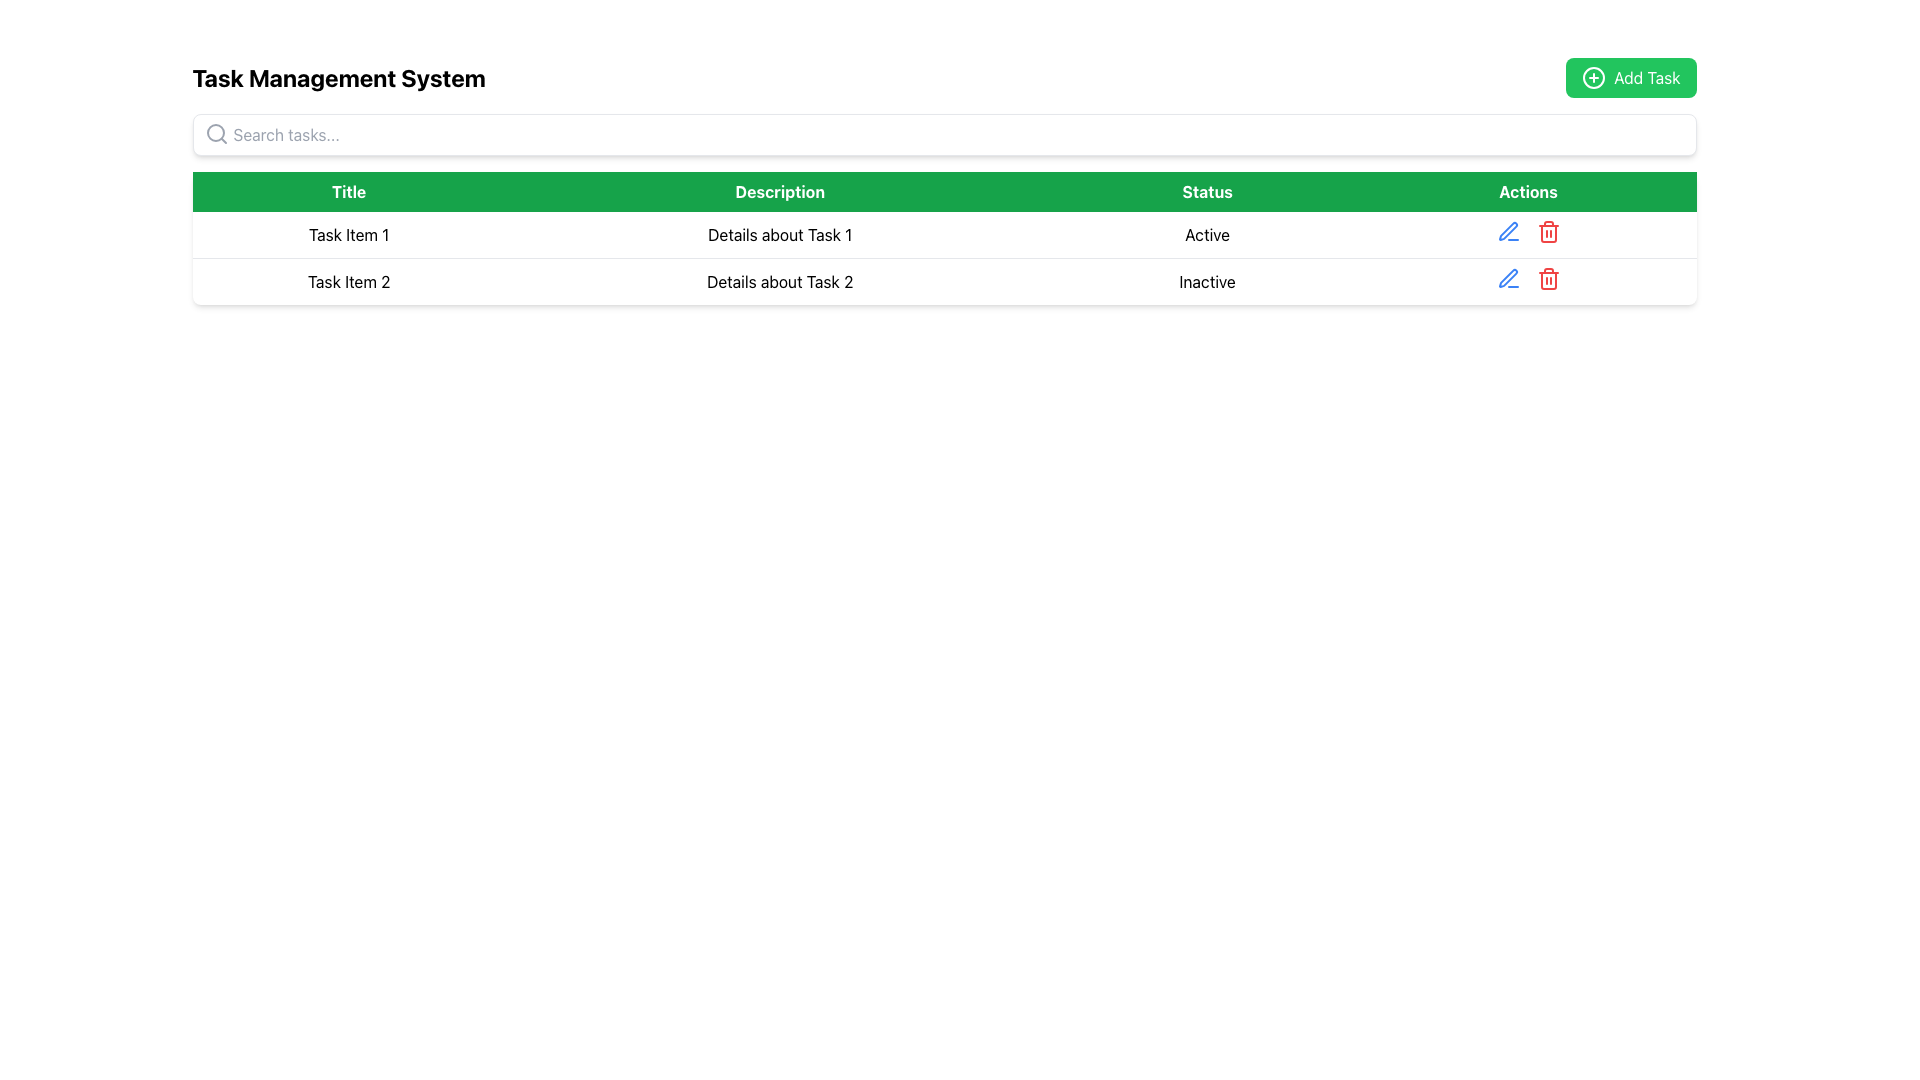 The image size is (1920, 1080). I want to click on the edit icon button shaped like a pen in the 'Actions' column for 'Task Item 2' to initiate editing, so click(1507, 230).